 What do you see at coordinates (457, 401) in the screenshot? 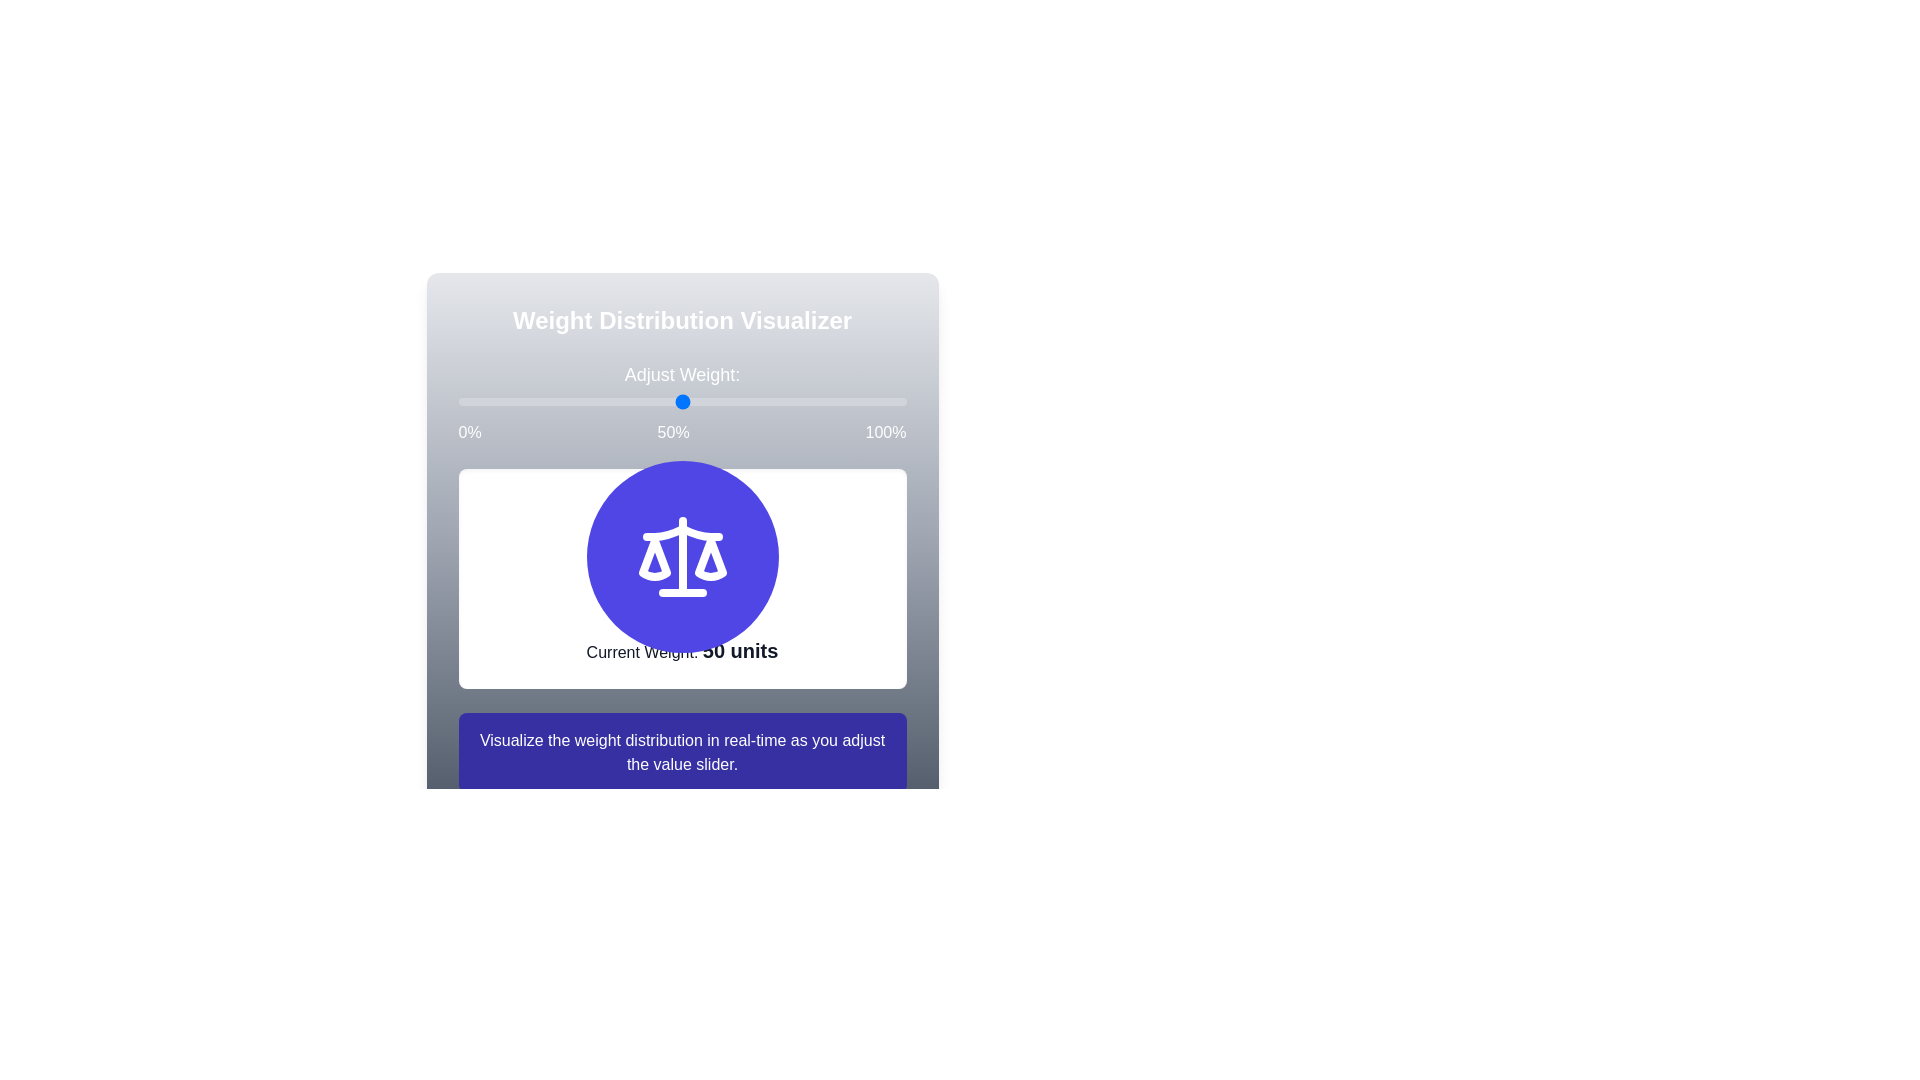
I see `the weight slider to set the weight to 4%` at bounding box center [457, 401].